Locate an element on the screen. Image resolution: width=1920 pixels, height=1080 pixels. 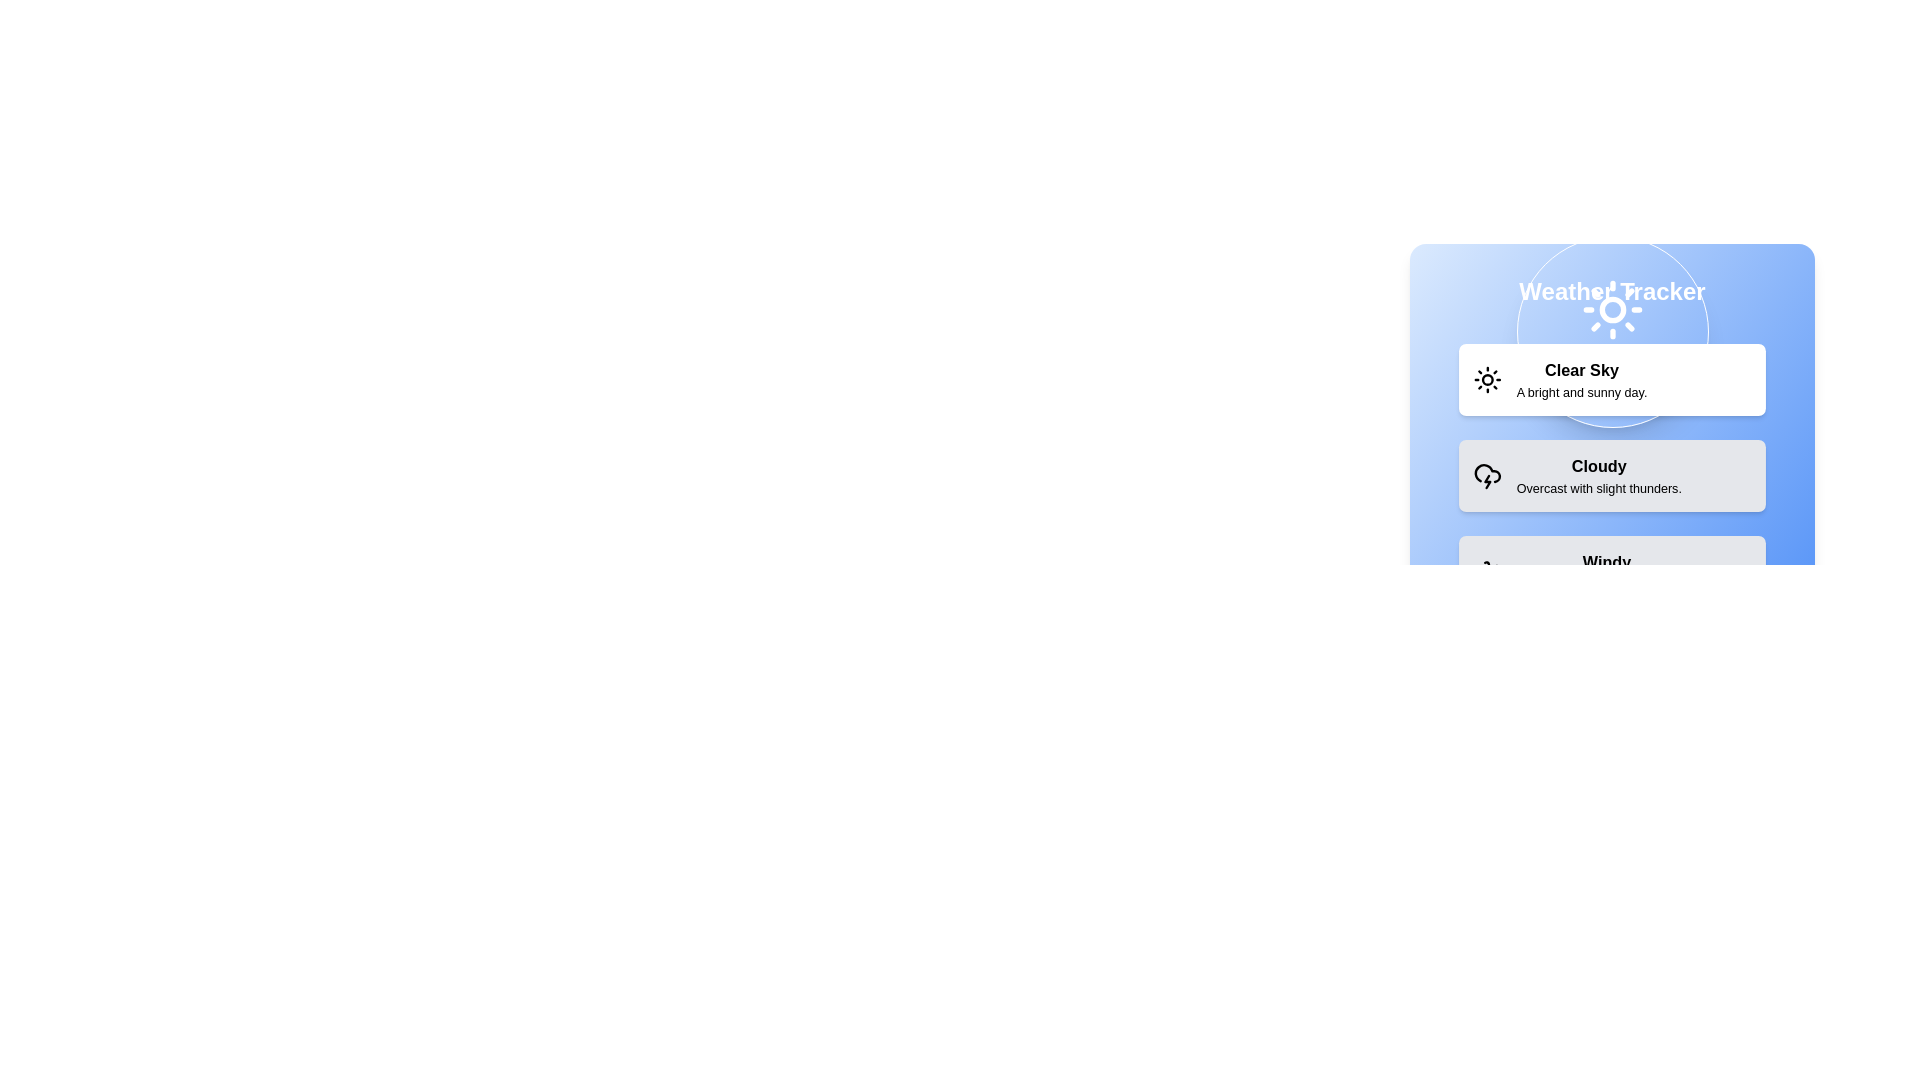
the text display element that shows 'Clear Sky' and 'A bright and sunny day', which is part of a weather conditions widget, located centrally with a sun icon to its left is located at coordinates (1581, 380).